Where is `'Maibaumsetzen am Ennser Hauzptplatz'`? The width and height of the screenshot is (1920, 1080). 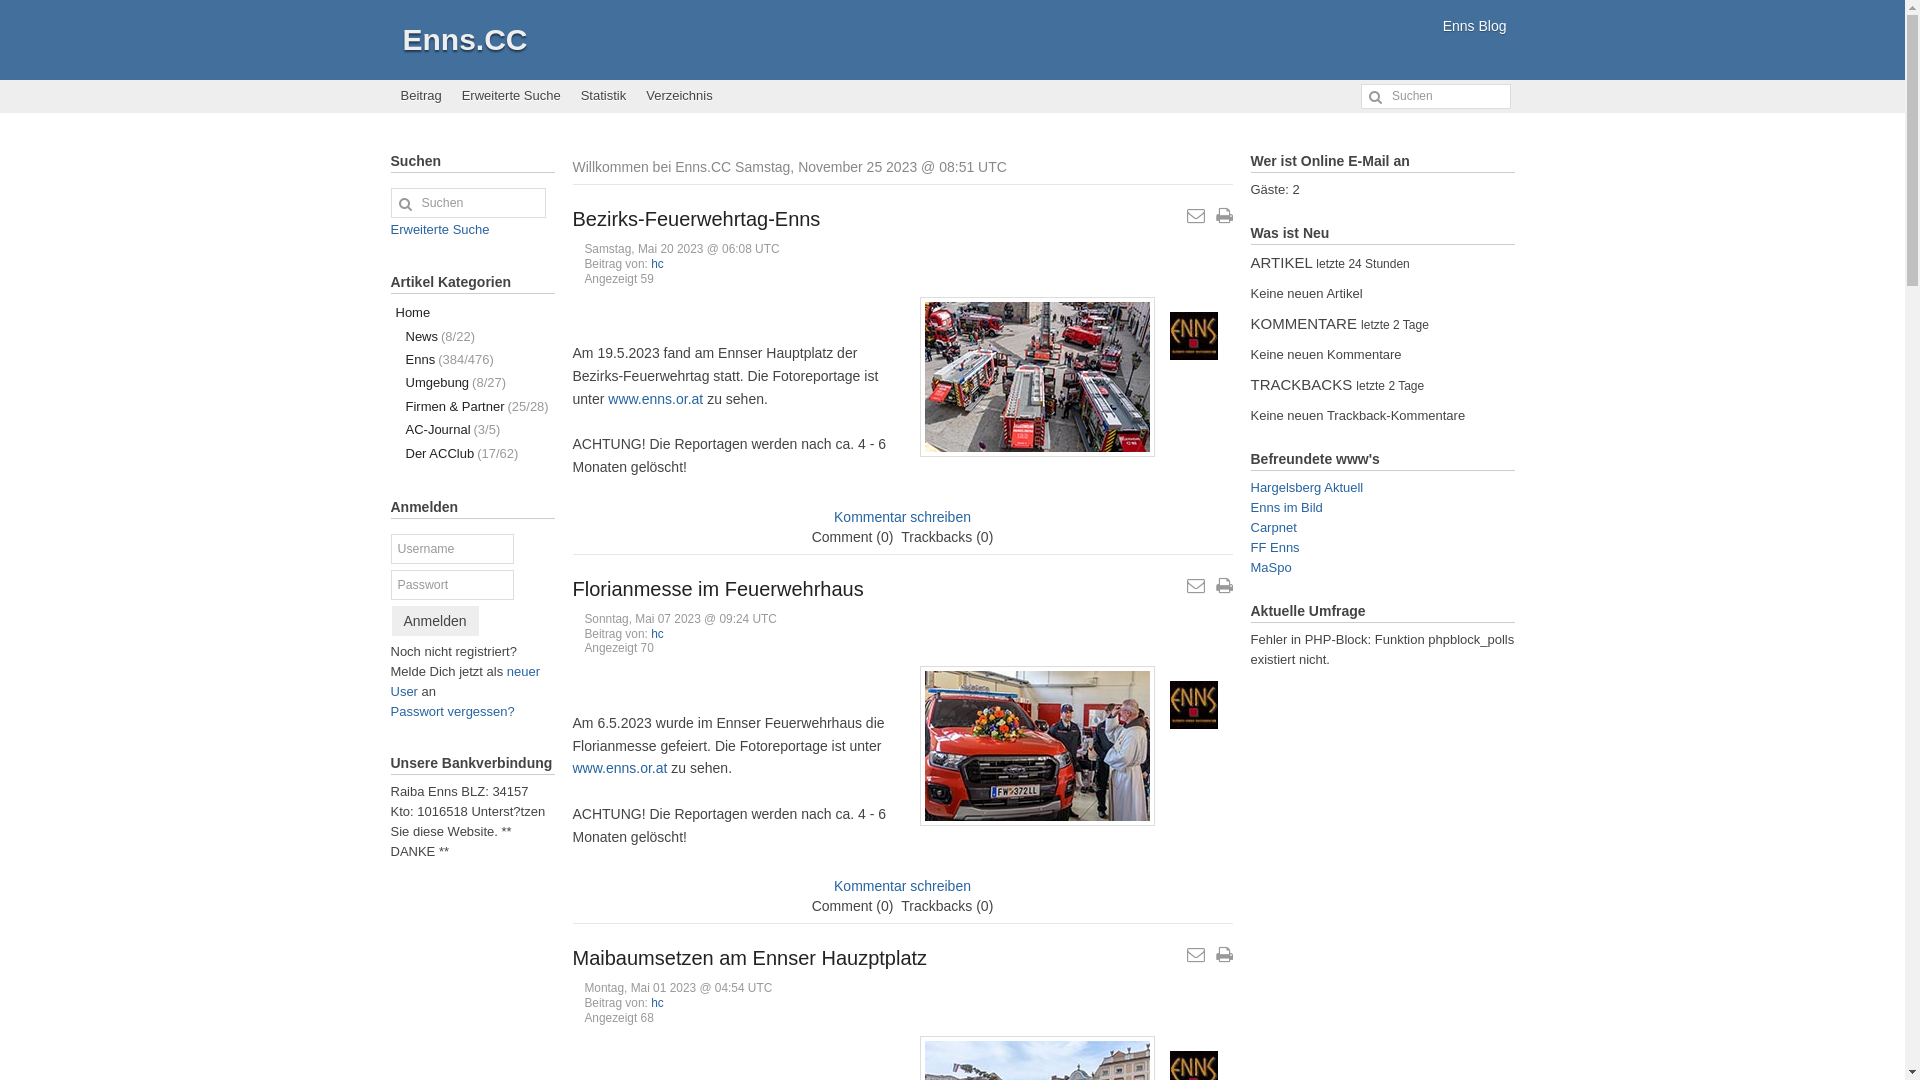
'Maibaumsetzen am Ennser Hauzptplatz' is located at coordinates (748, 956).